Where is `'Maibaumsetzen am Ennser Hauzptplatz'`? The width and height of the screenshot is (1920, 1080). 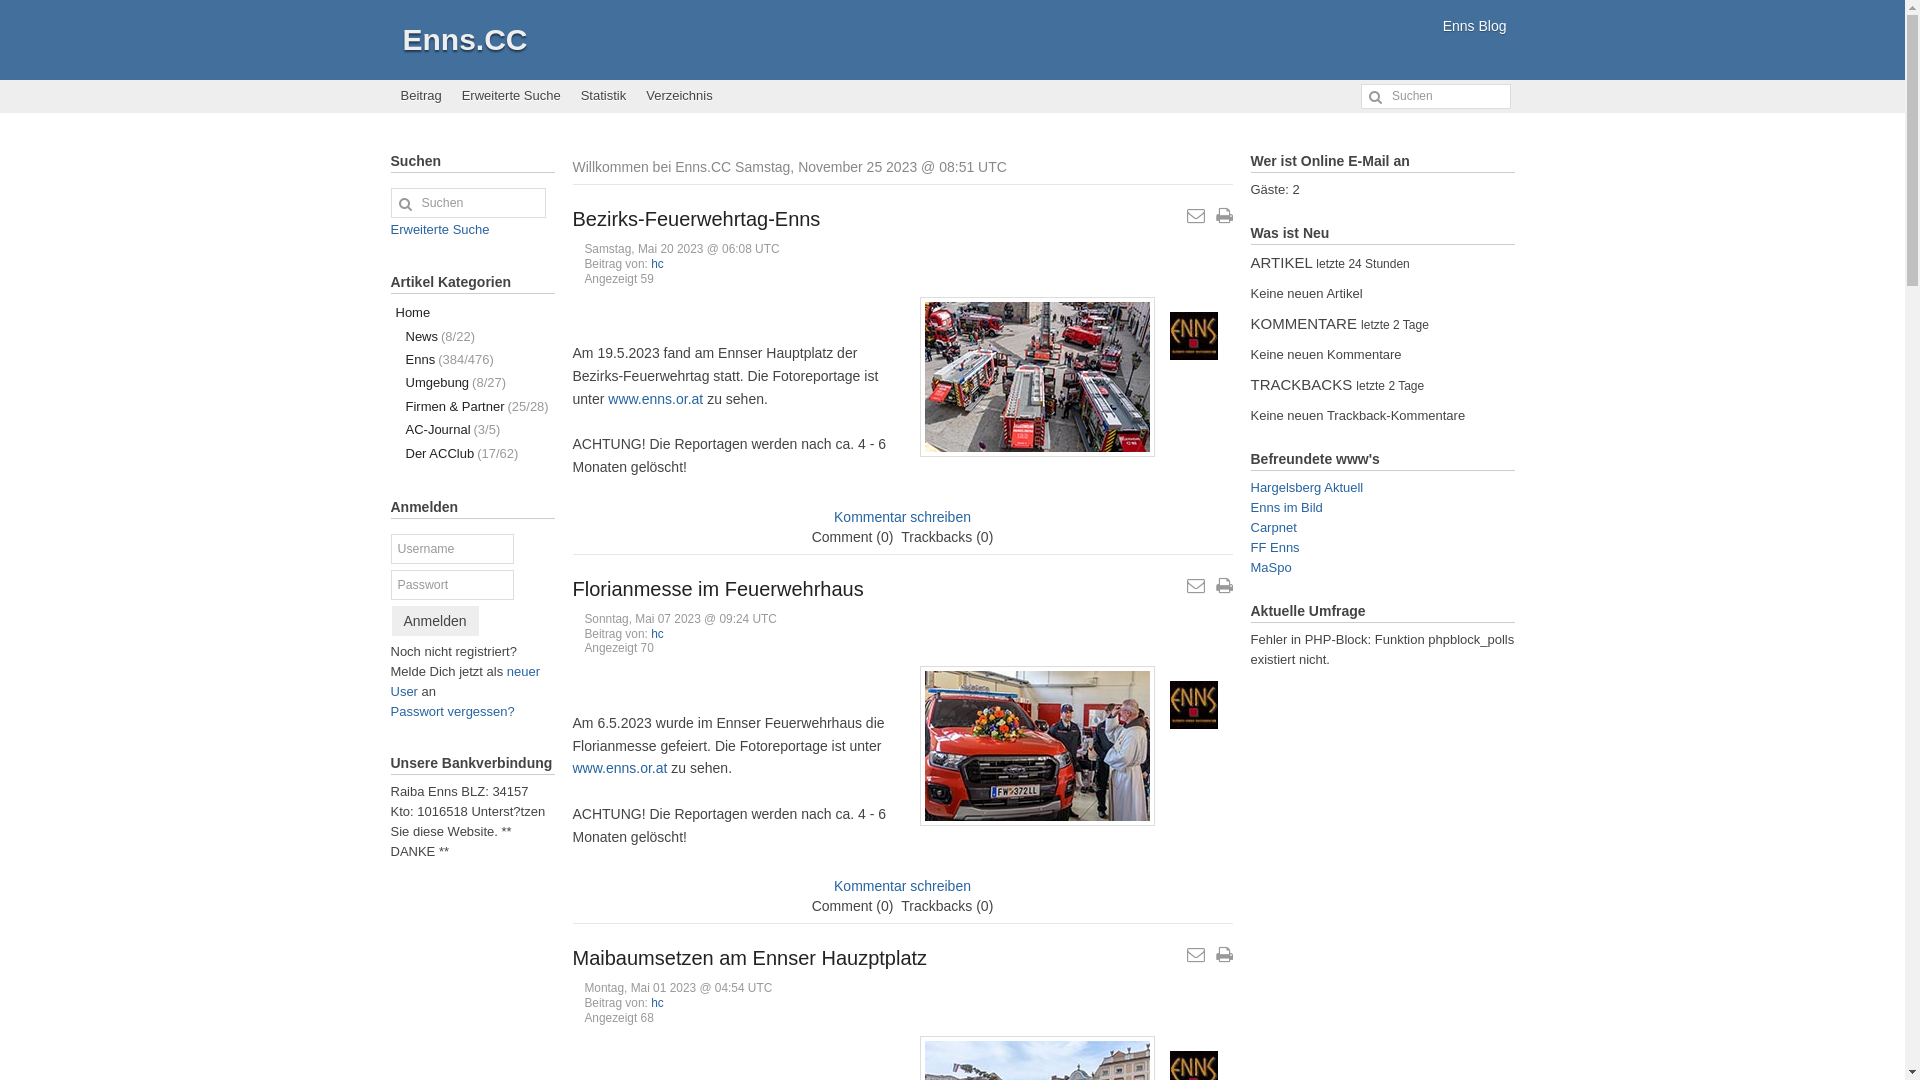
'Maibaumsetzen am Ennser Hauzptplatz' is located at coordinates (748, 956).